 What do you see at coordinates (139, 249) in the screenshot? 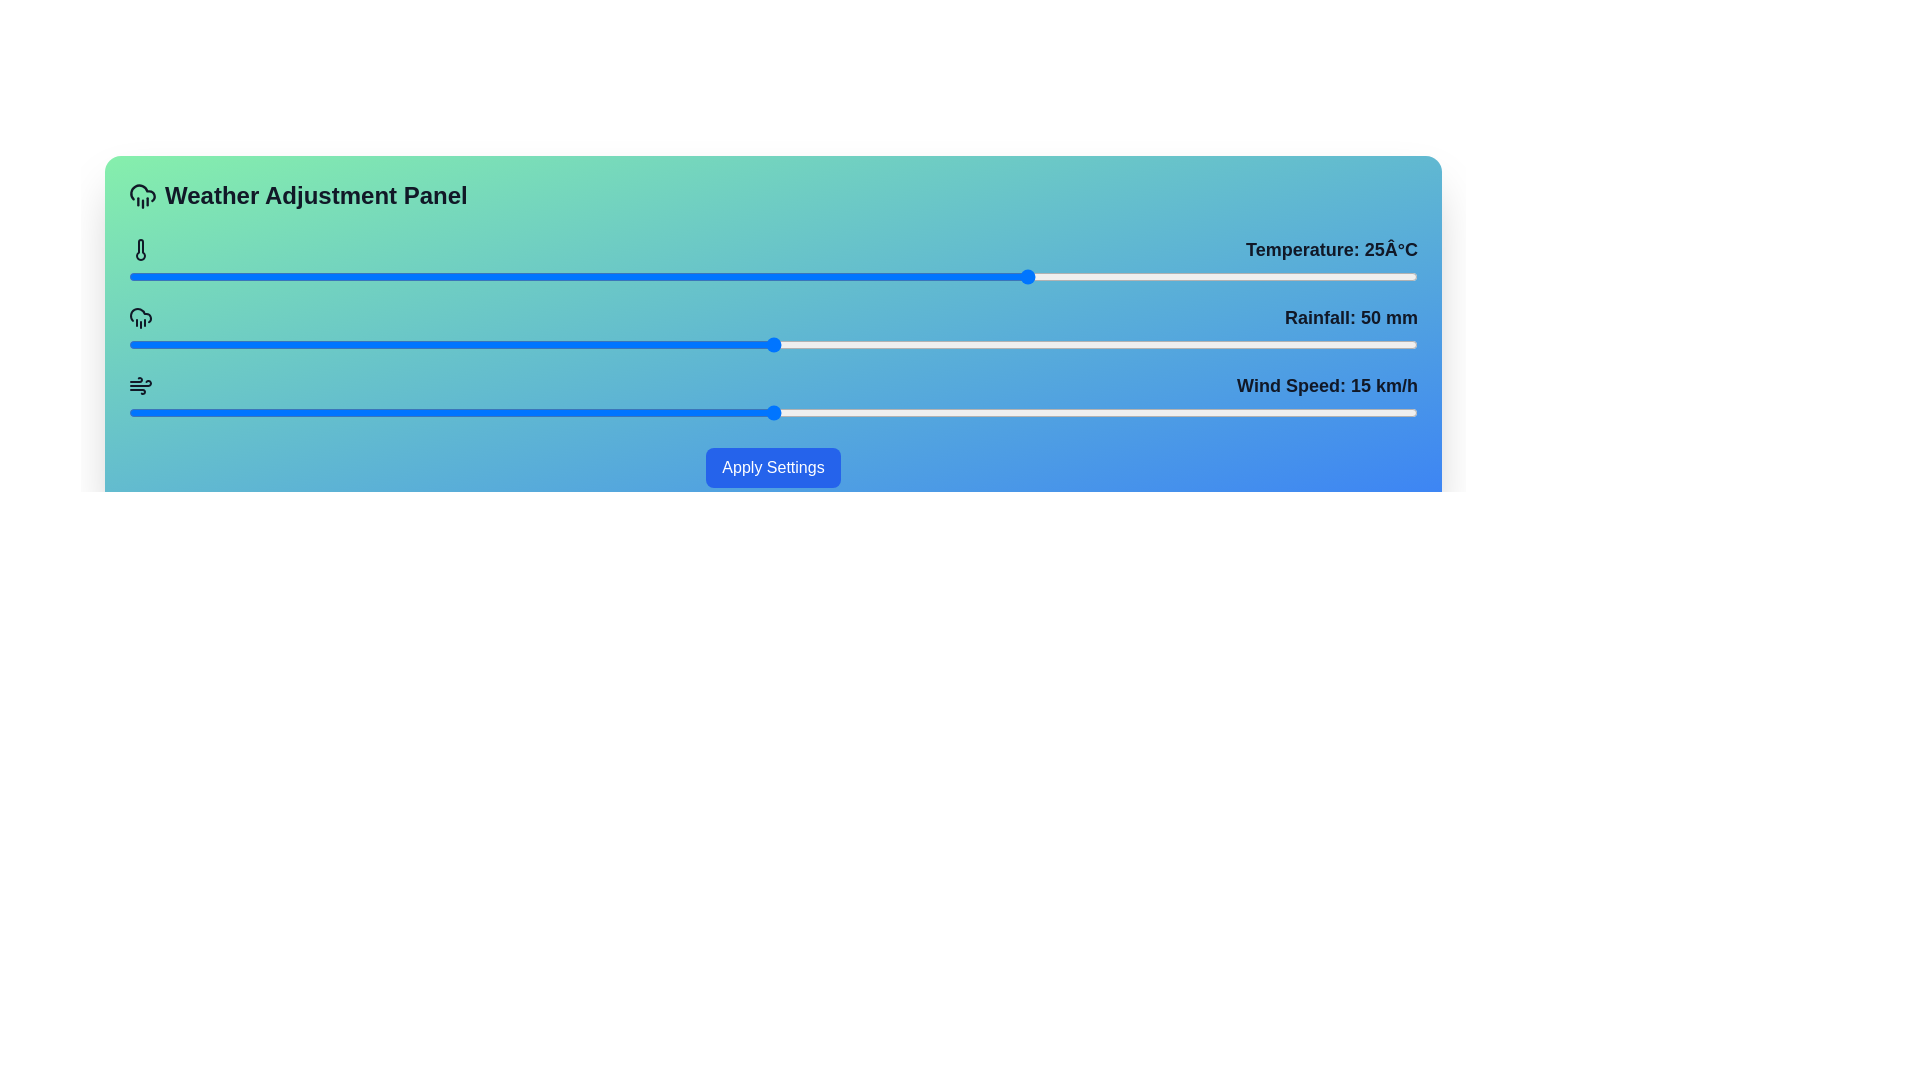
I see `the thermometer icon representing temperature data, which is located to the immediate left of the displayed temperature value 'Temperature: 25°C'` at bounding box center [139, 249].